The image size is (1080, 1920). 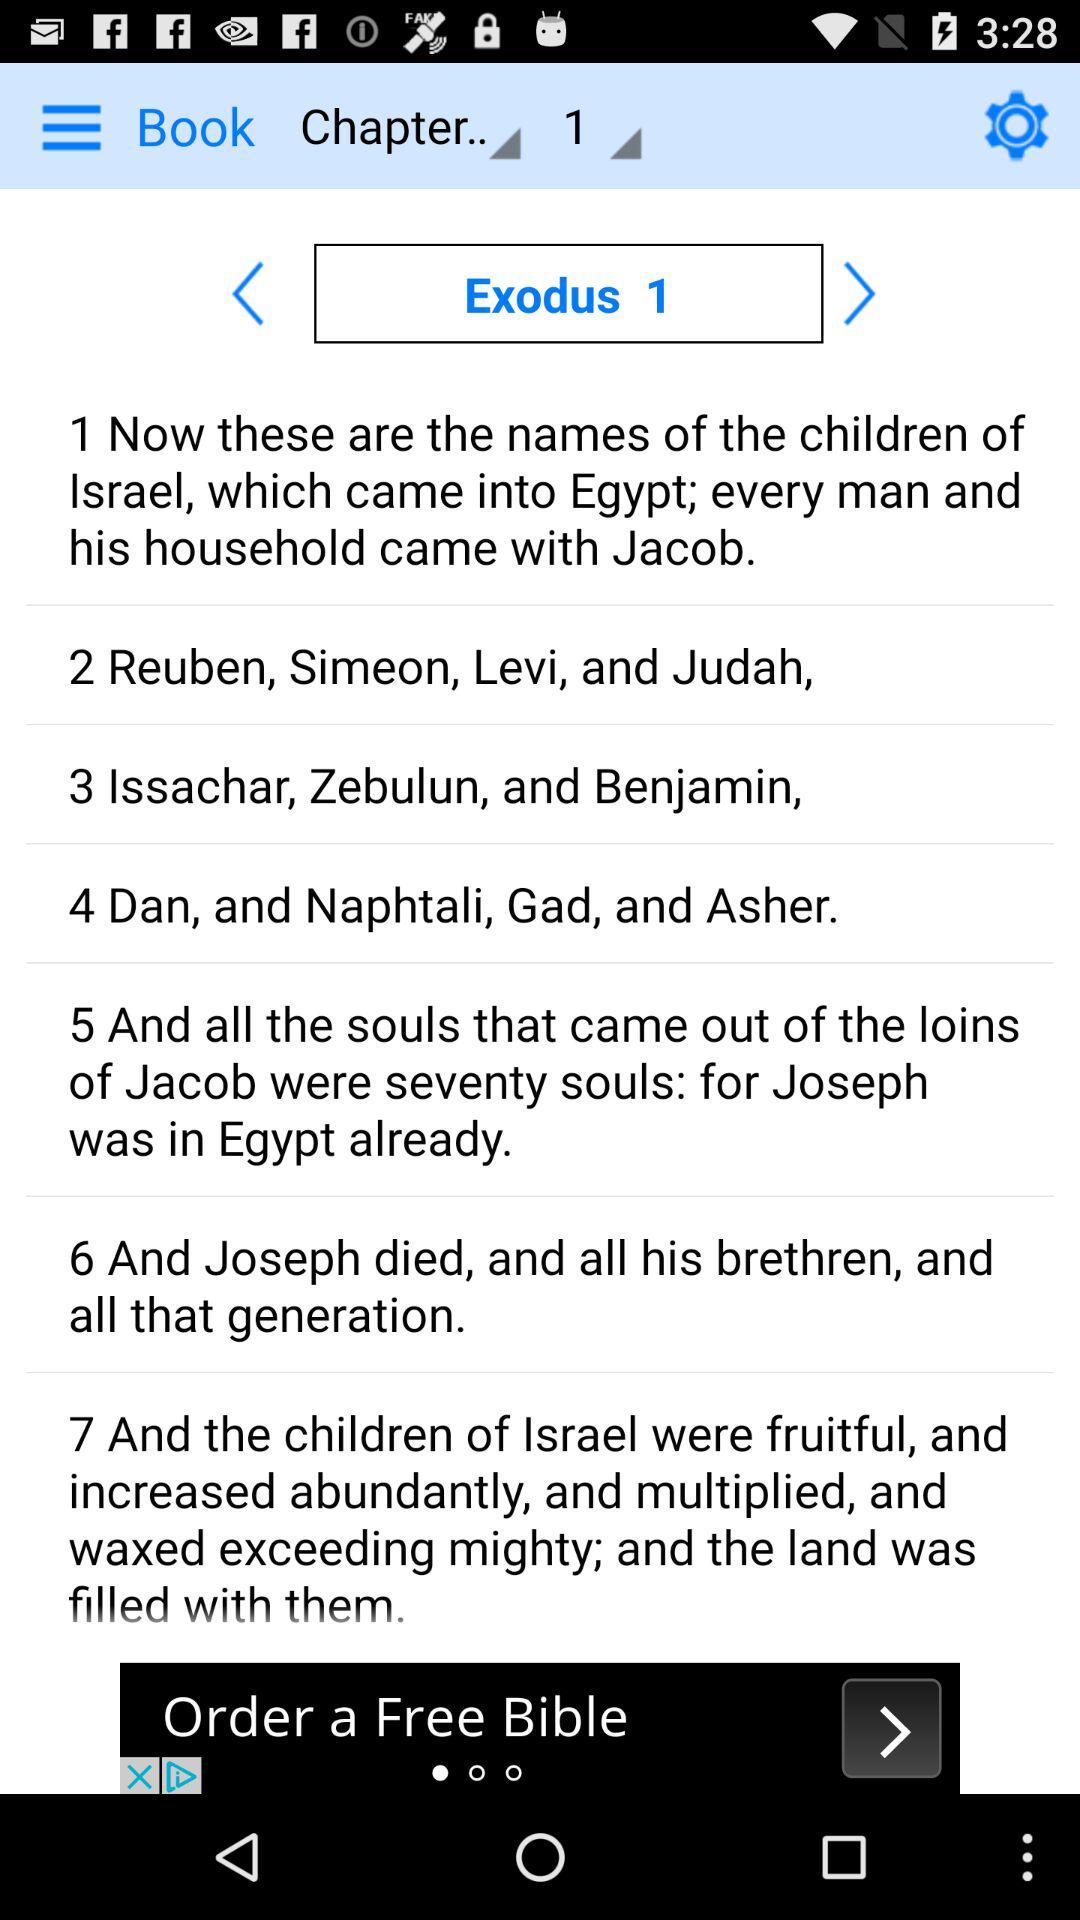 What do you see at coordinates (540, 1727) in the screenshot?
I see `shows order a free bible option` at bounding box center [540, 1727].